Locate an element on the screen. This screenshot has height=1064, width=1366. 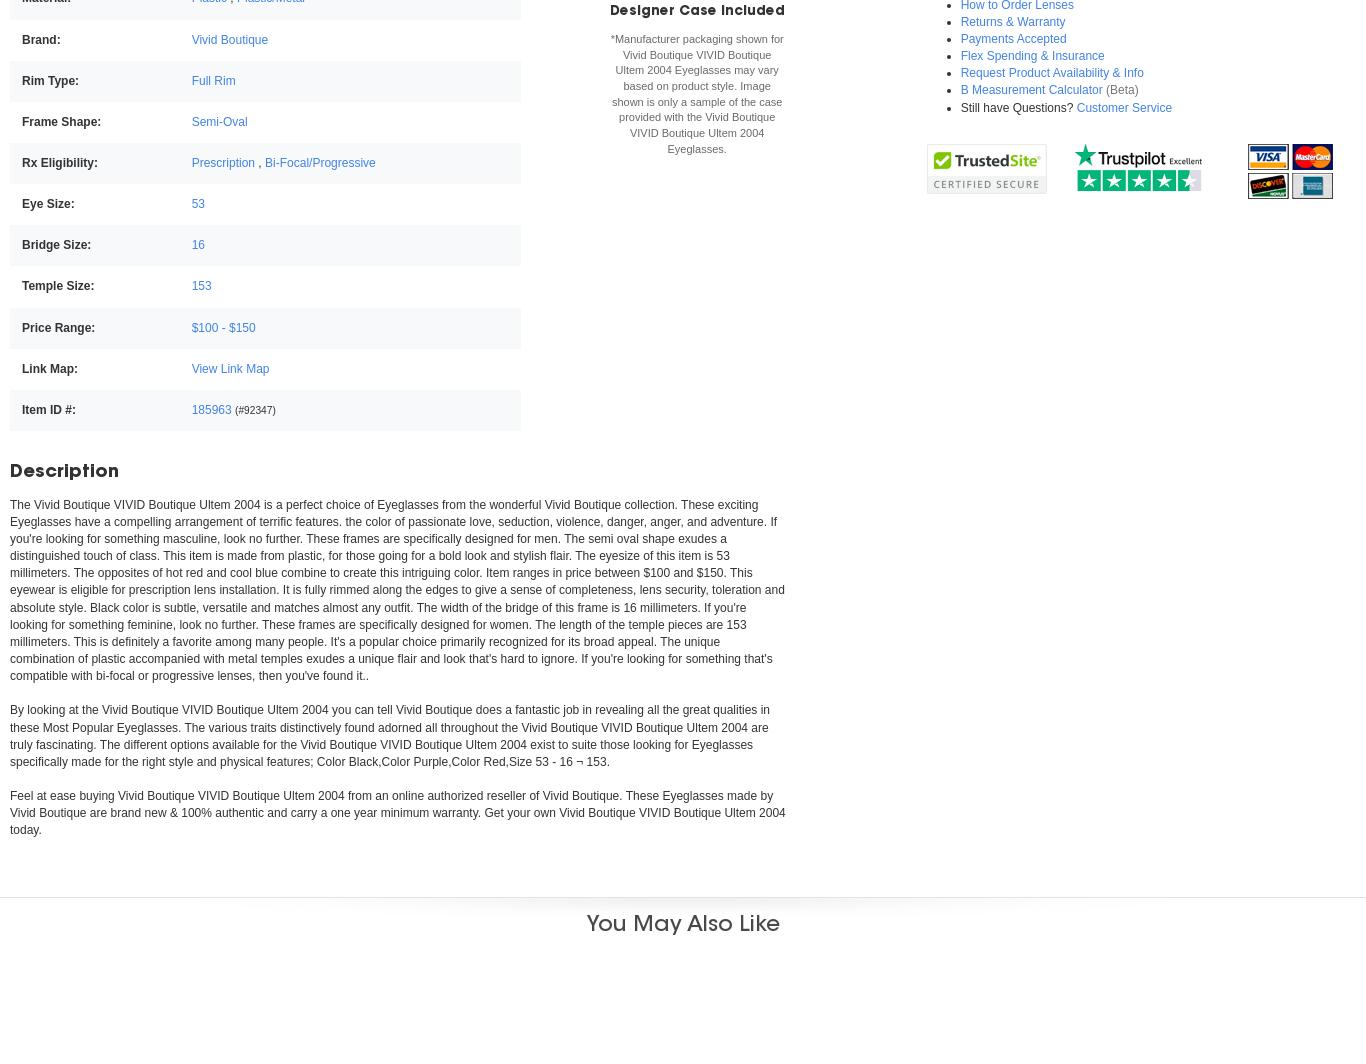
'are truly fascinating. The different options available for the' is located at coordinates (388, 735).